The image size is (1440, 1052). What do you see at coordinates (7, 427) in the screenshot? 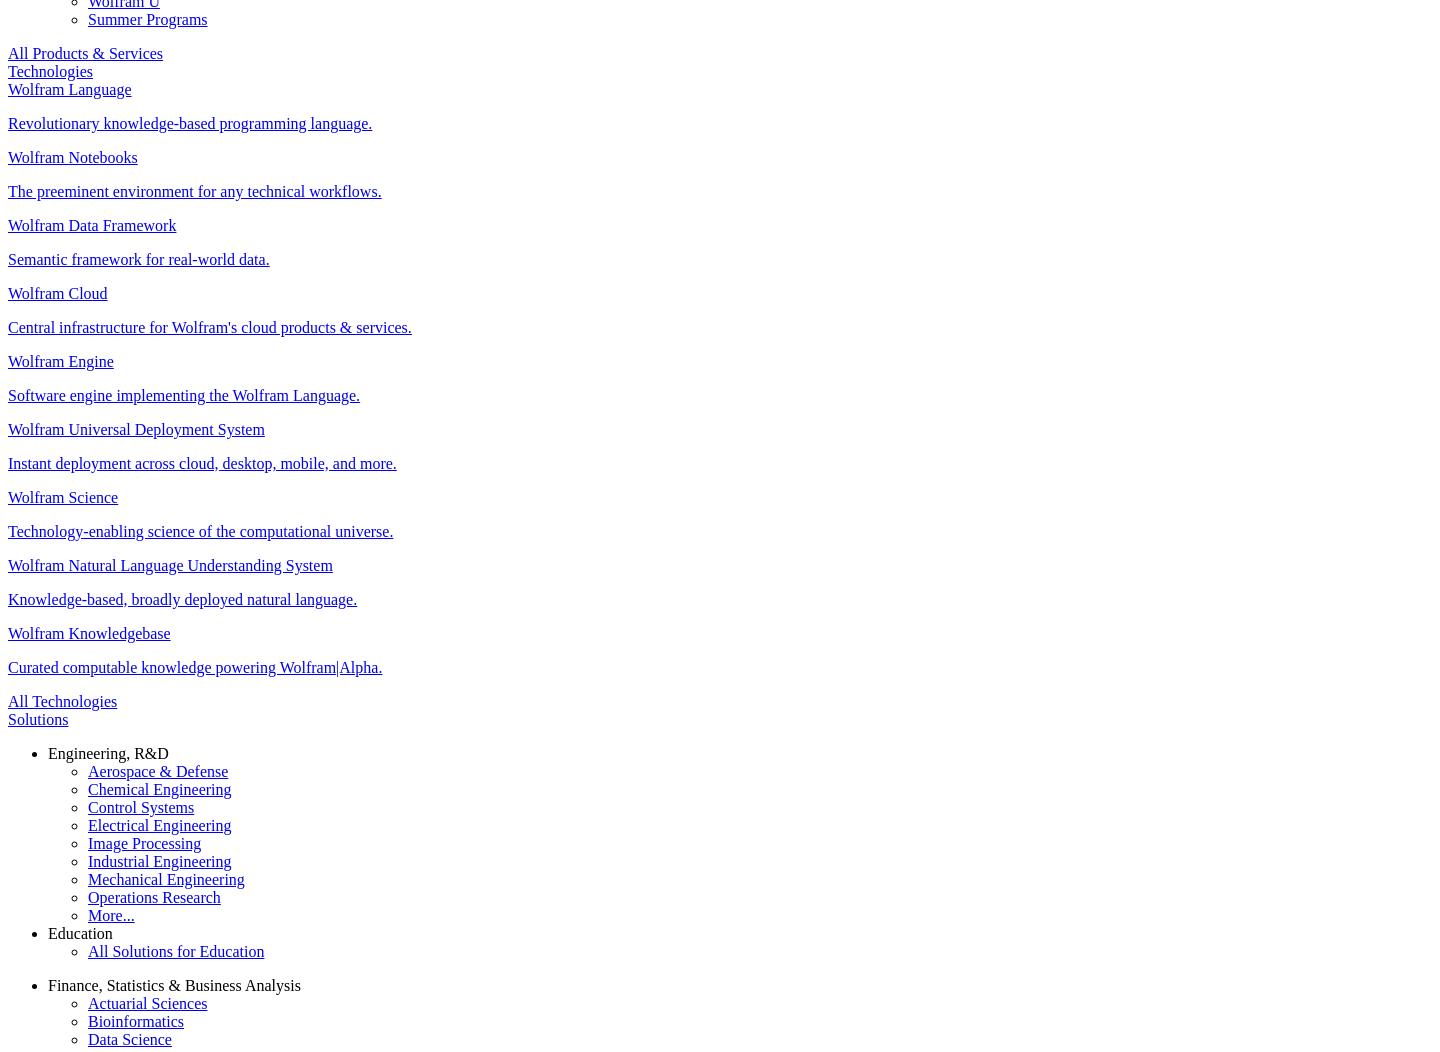
I see `'Wolfram Universal Deployment System'` at bounding box center [7, 427].